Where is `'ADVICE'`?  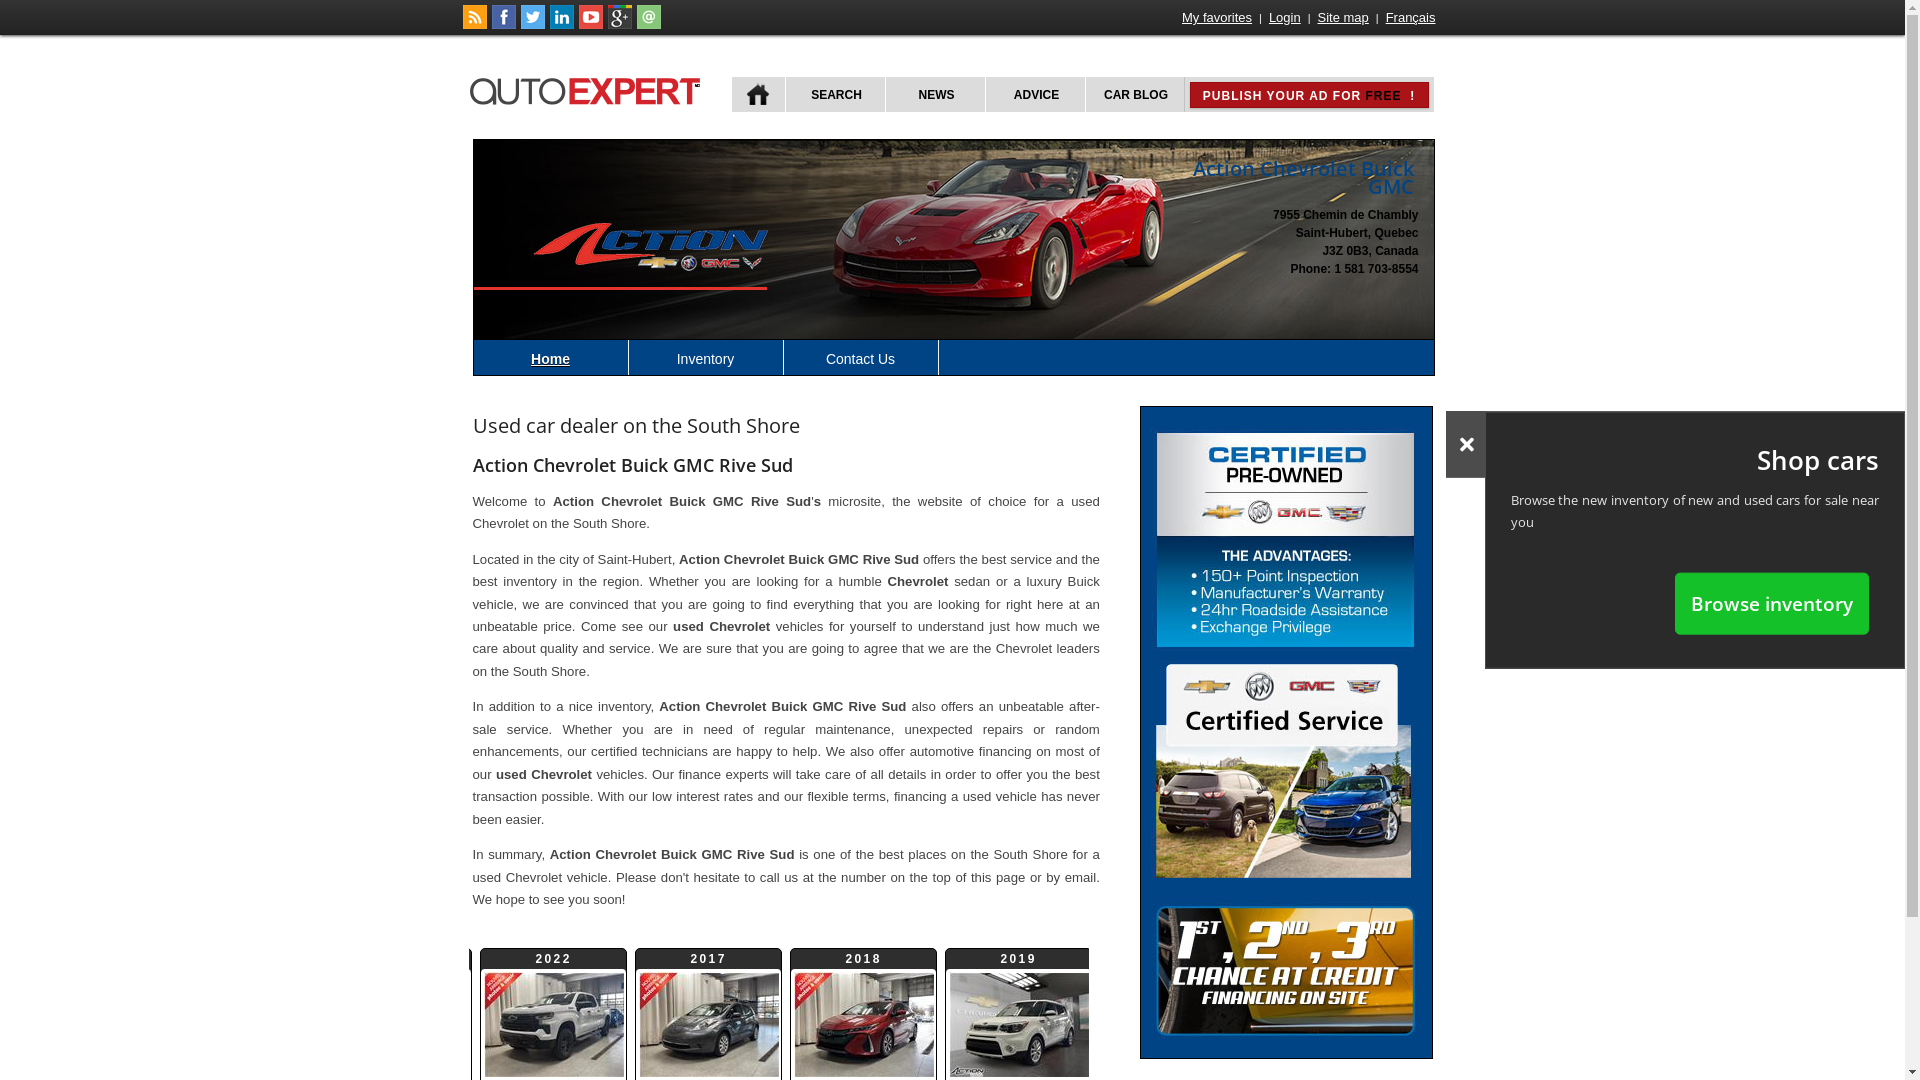 'ADVICE' is located at coordinates (983, 94).